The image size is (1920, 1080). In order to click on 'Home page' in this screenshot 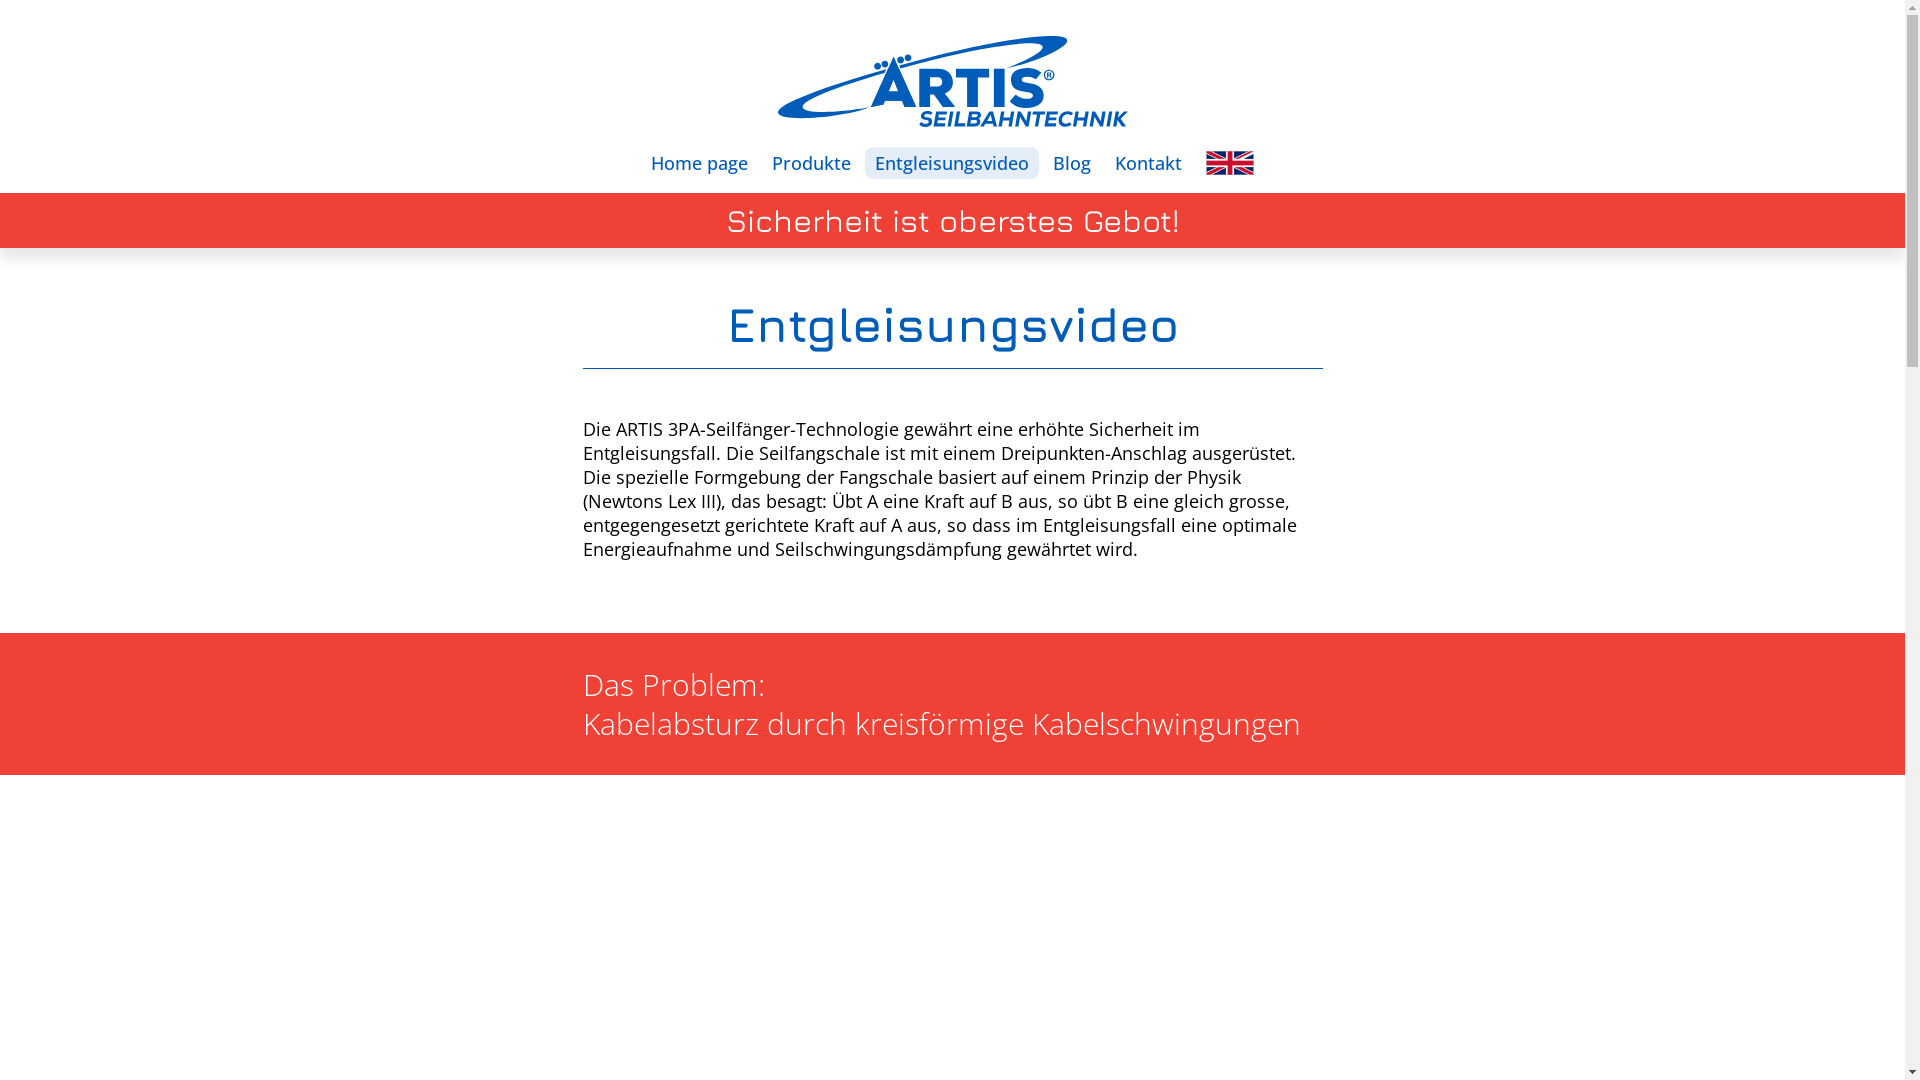, I will do `click(699, 161)`.